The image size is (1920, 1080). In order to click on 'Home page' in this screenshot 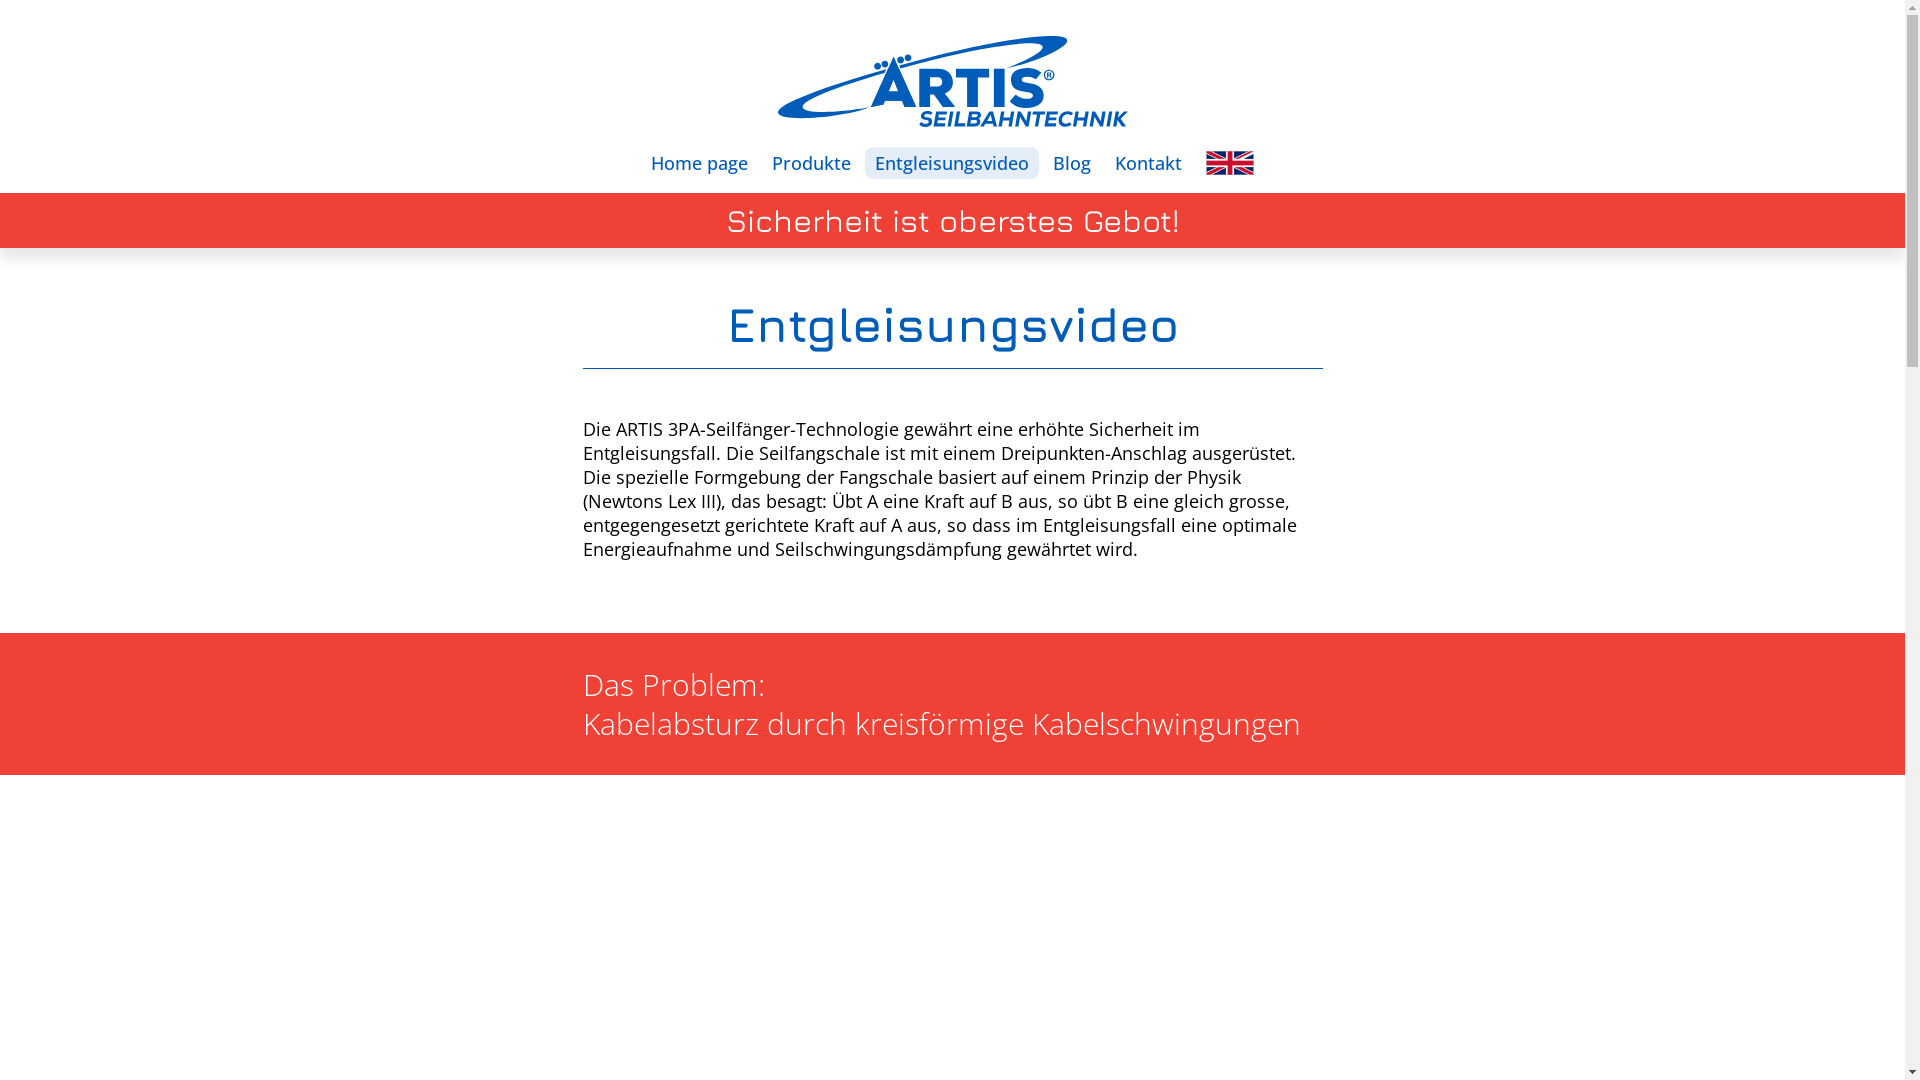, I will do `click(699, 161)`.